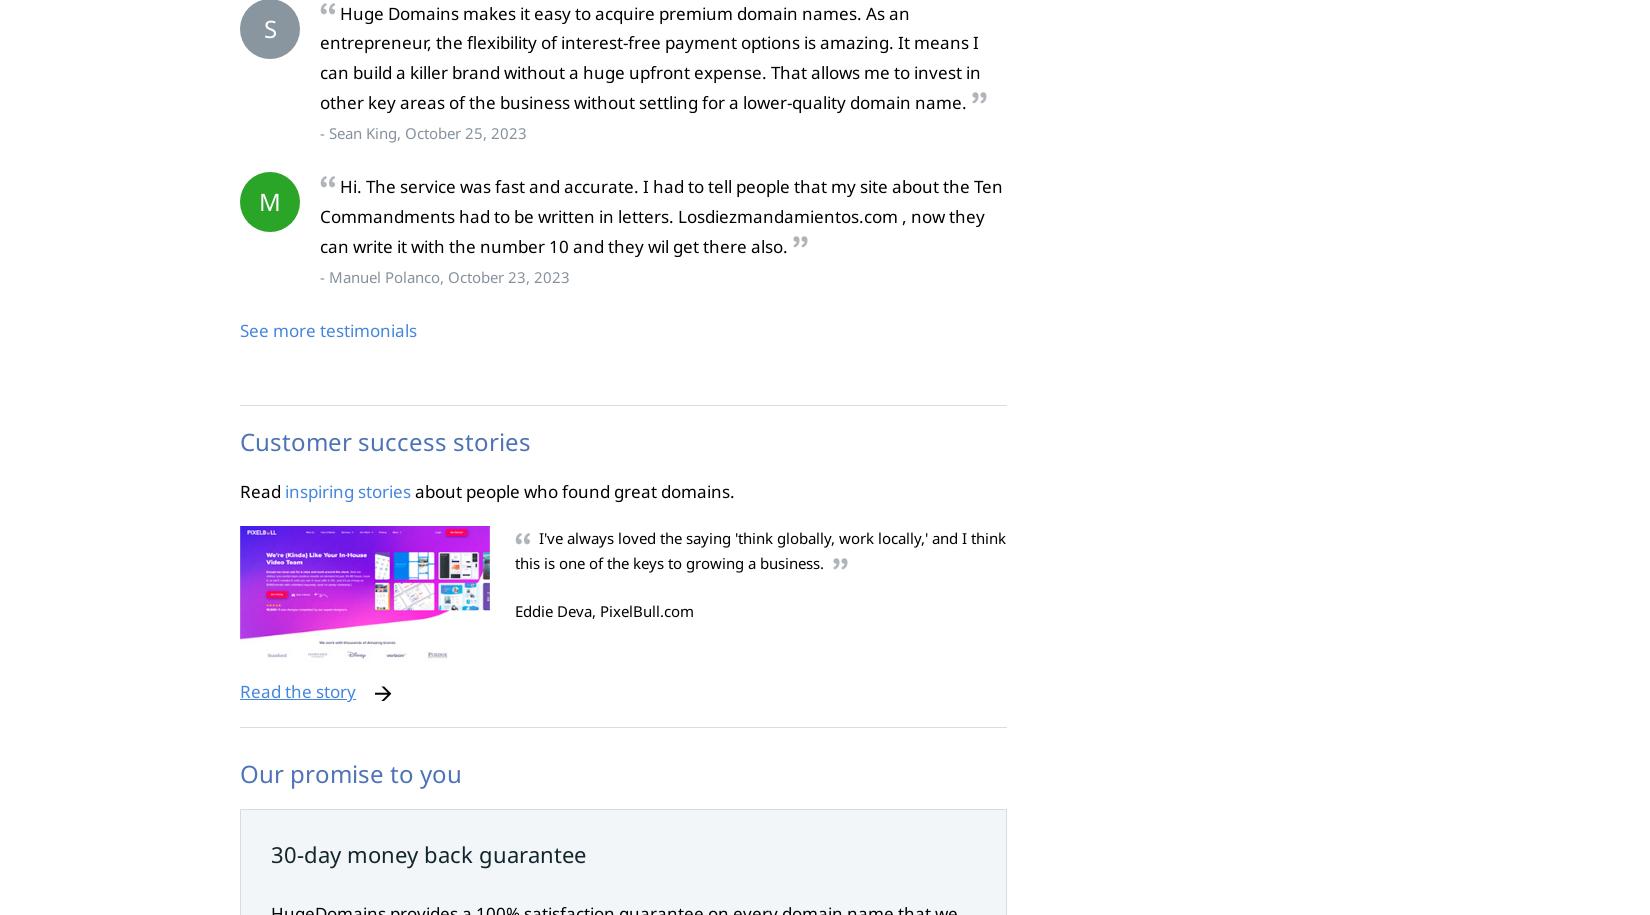  What do you see at coordinates (262, 489) in the screenshot?
I see `'Read'` at bounding box center [262, 489].